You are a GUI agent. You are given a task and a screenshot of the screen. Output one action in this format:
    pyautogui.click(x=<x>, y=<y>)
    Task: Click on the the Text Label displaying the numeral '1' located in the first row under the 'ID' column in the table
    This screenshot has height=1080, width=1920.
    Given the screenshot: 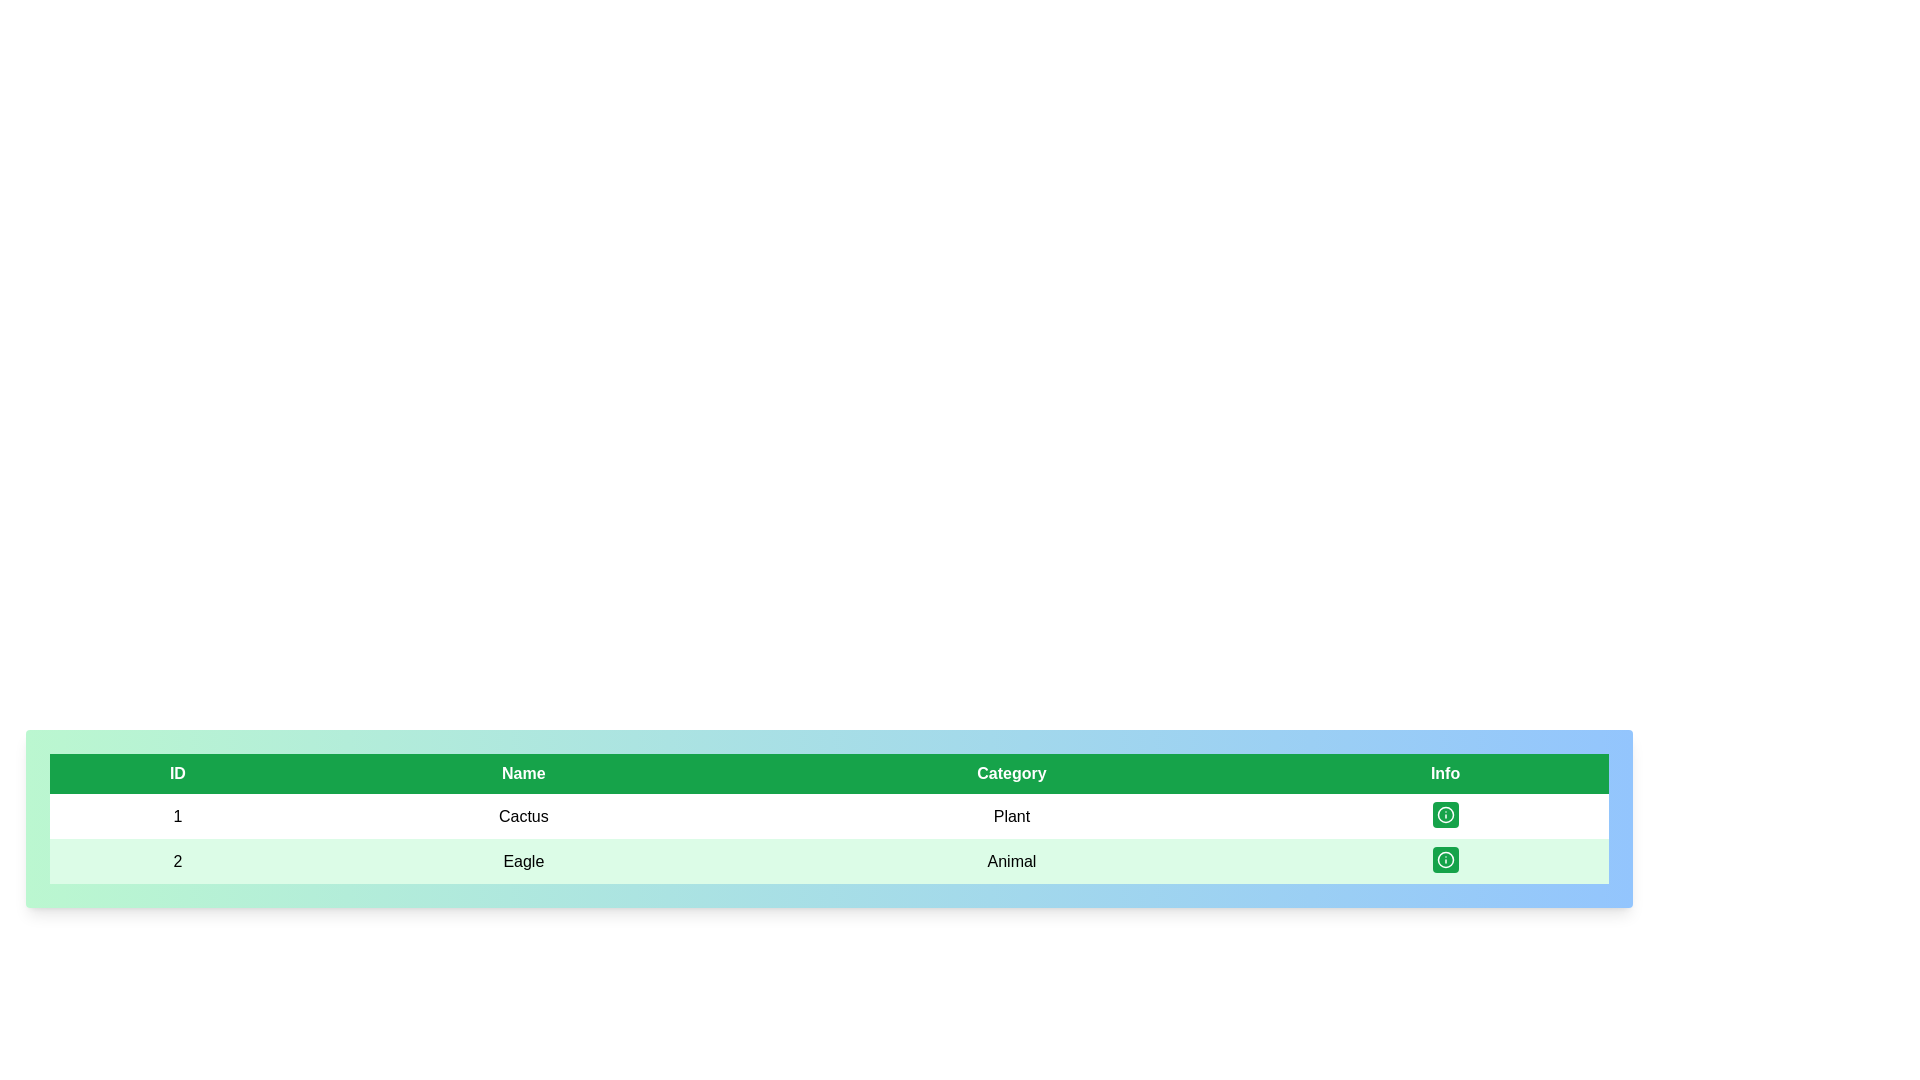 What is the action you would take?
    pyautogui.click(x=177, y=816)
    